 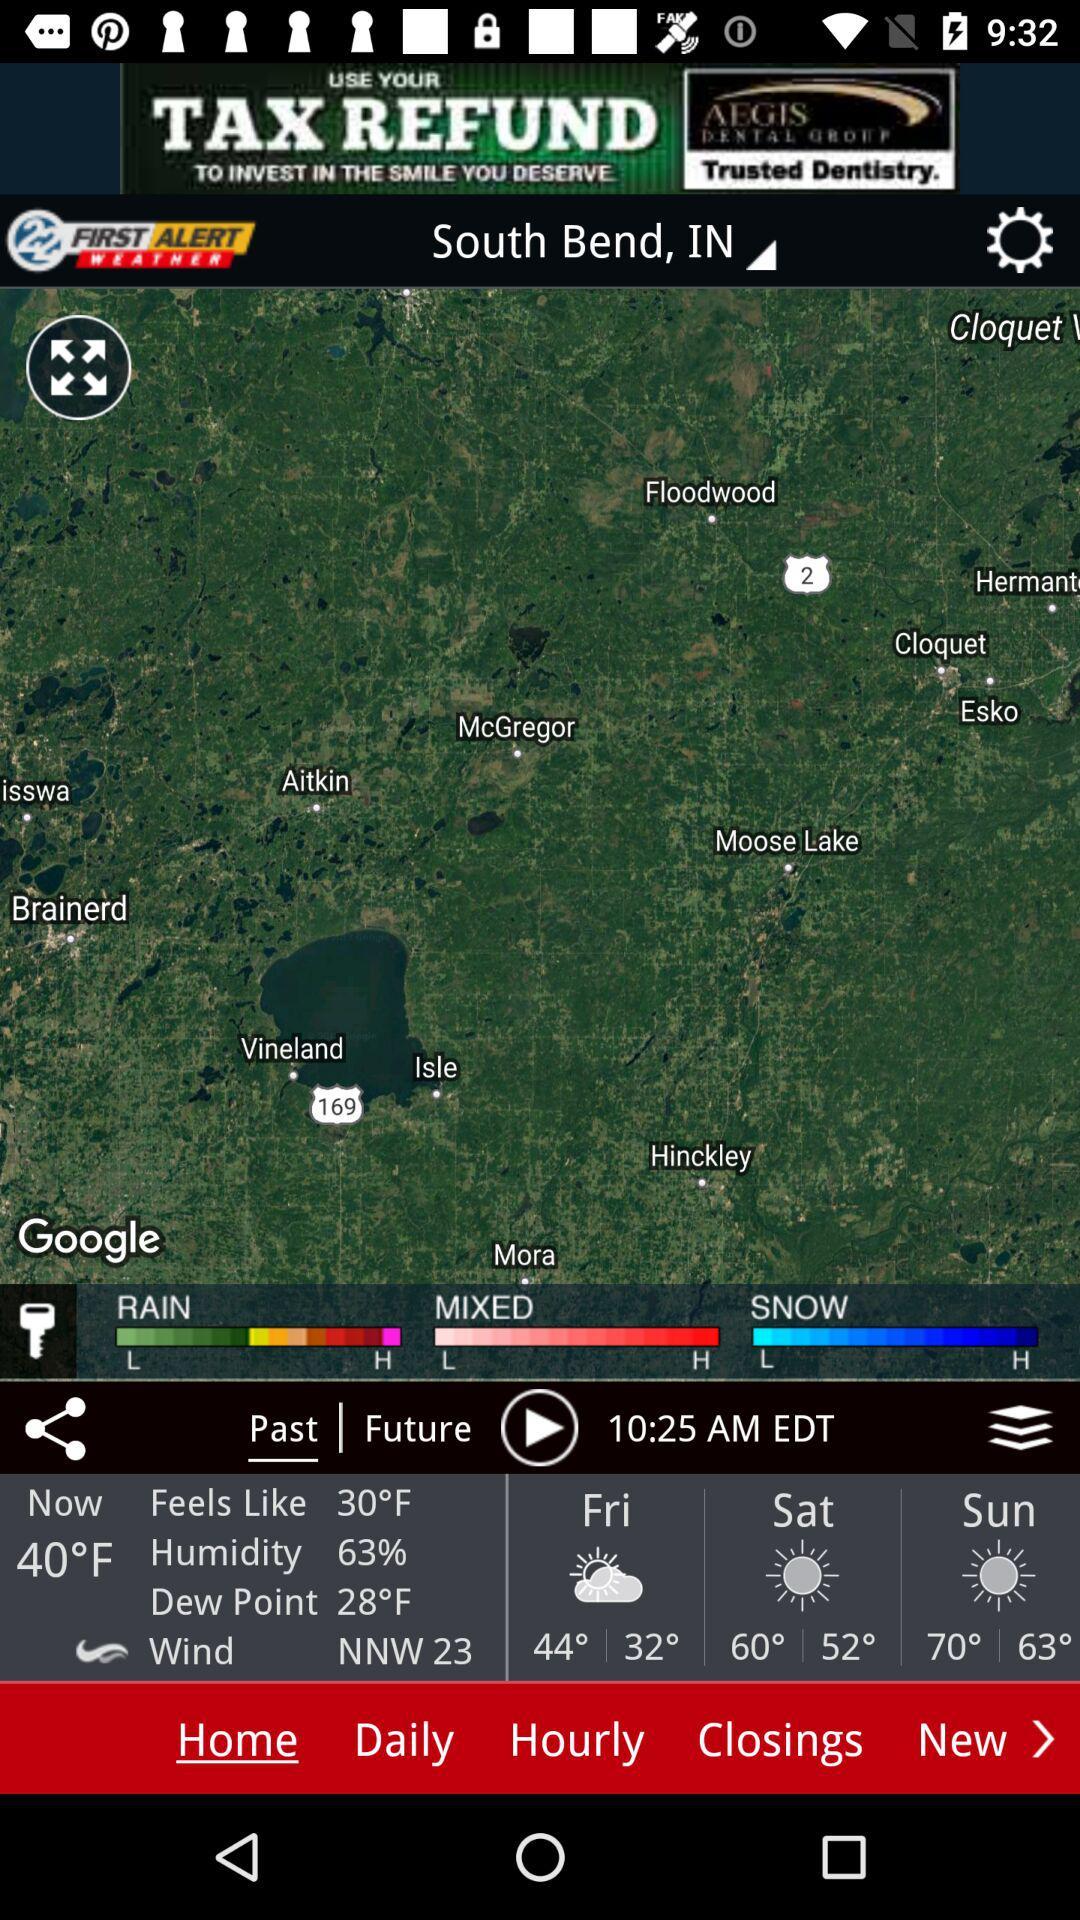 What do you see at coordinates (131, 240) in the screenshot?
I see `wsbtweather` at bounding box center [131, 240].